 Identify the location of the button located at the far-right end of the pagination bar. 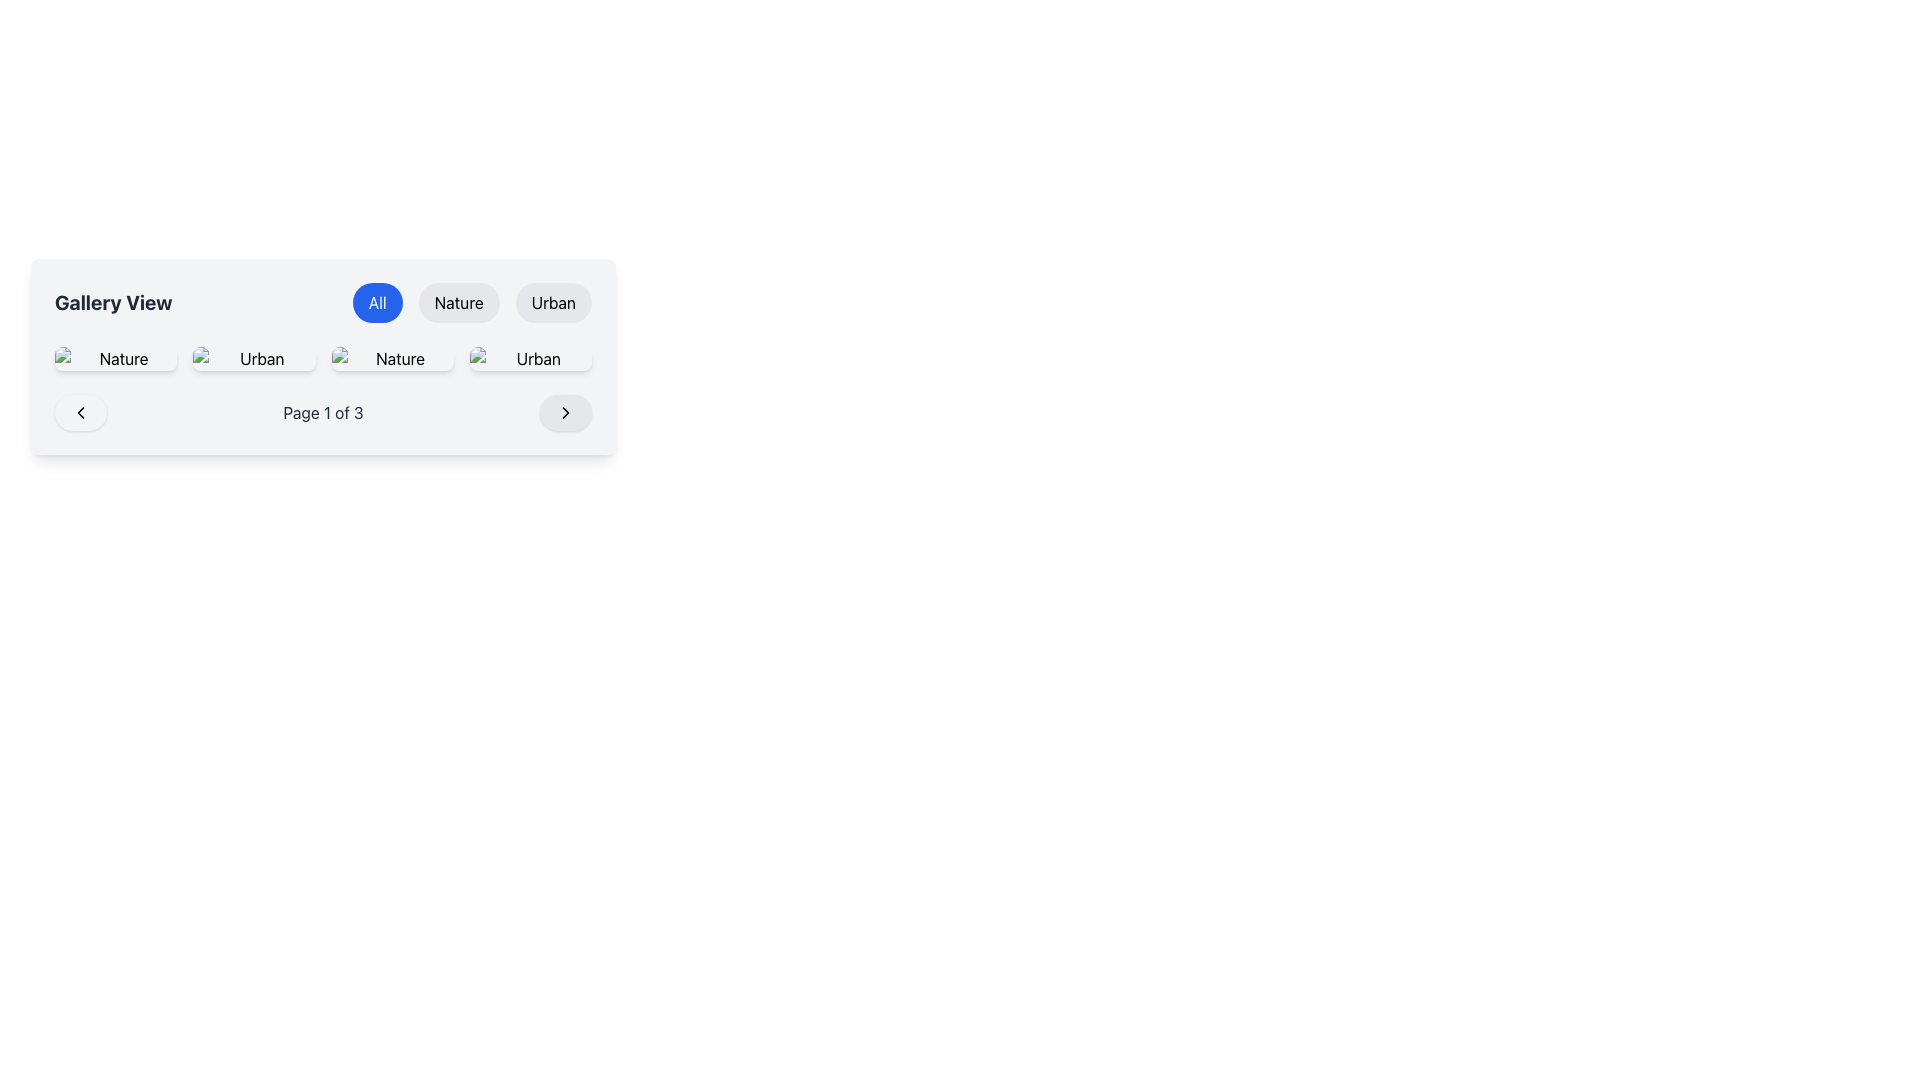
(565, 411).